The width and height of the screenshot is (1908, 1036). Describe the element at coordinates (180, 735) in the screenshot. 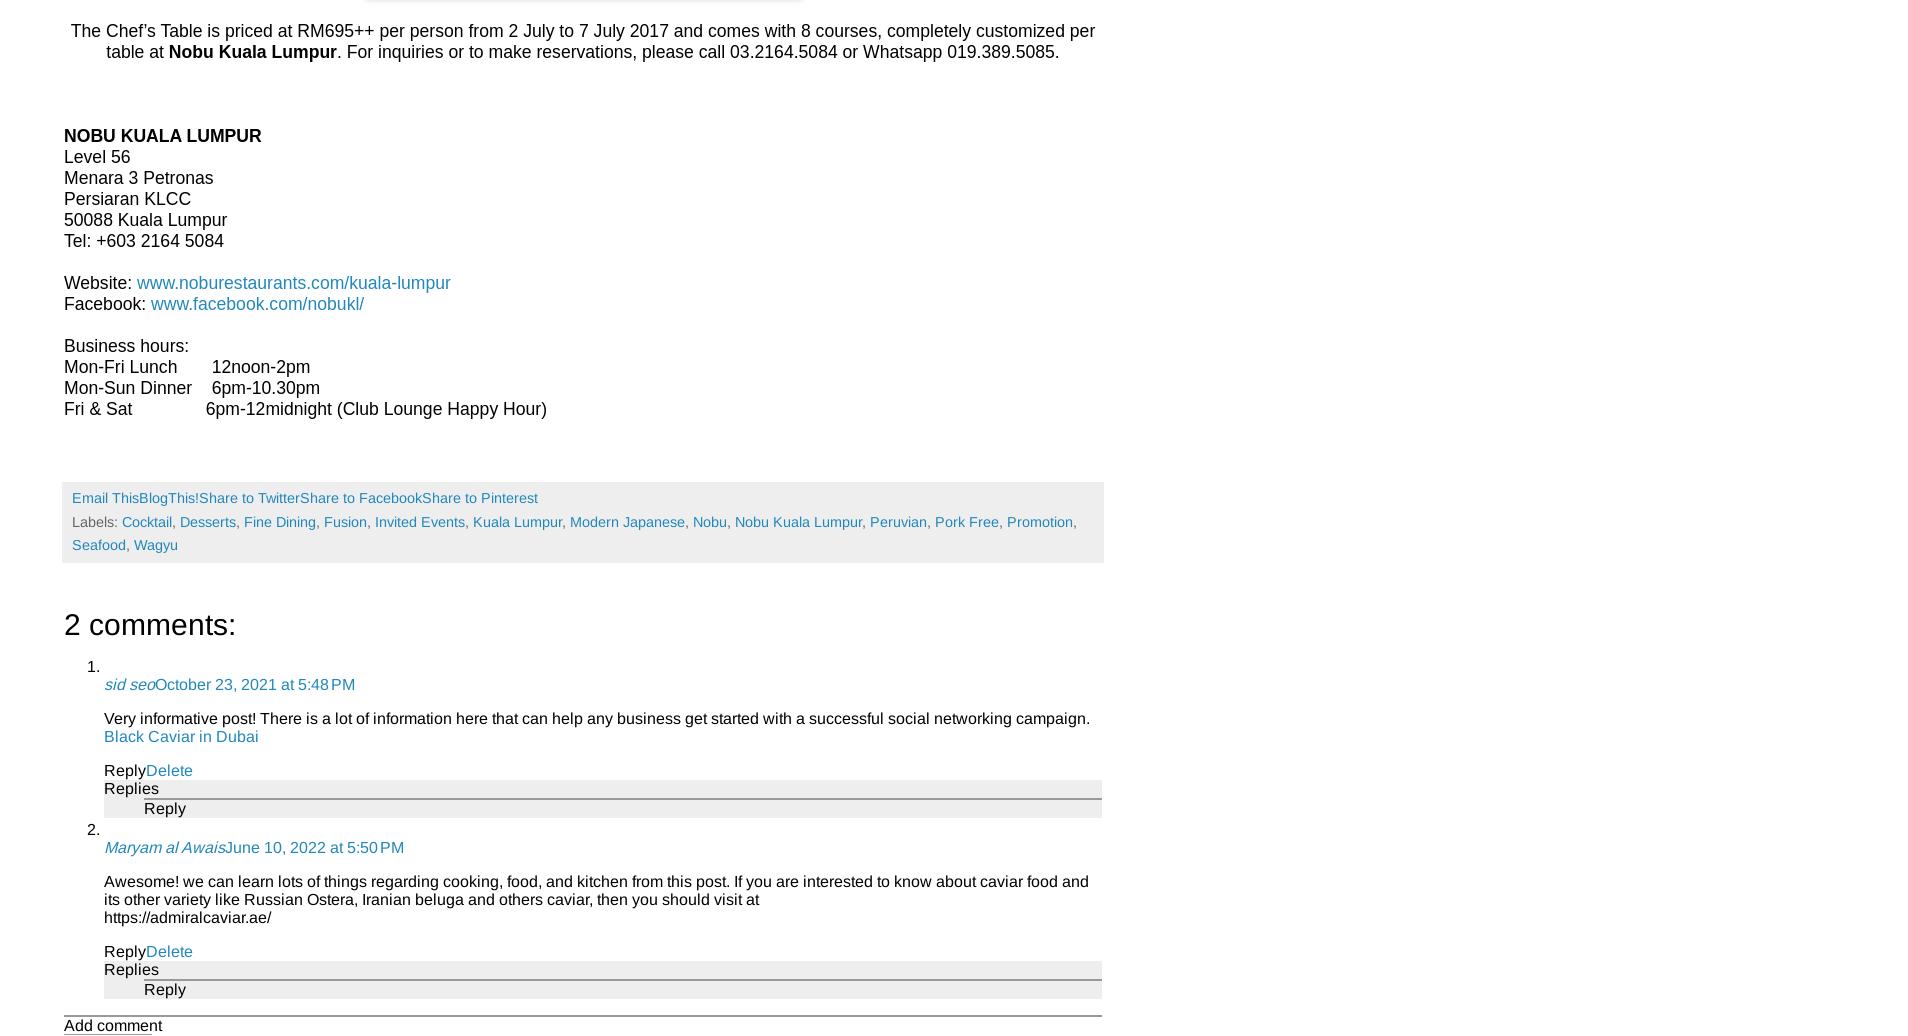

I see `'Black Caviar in Dubai'` at that location.